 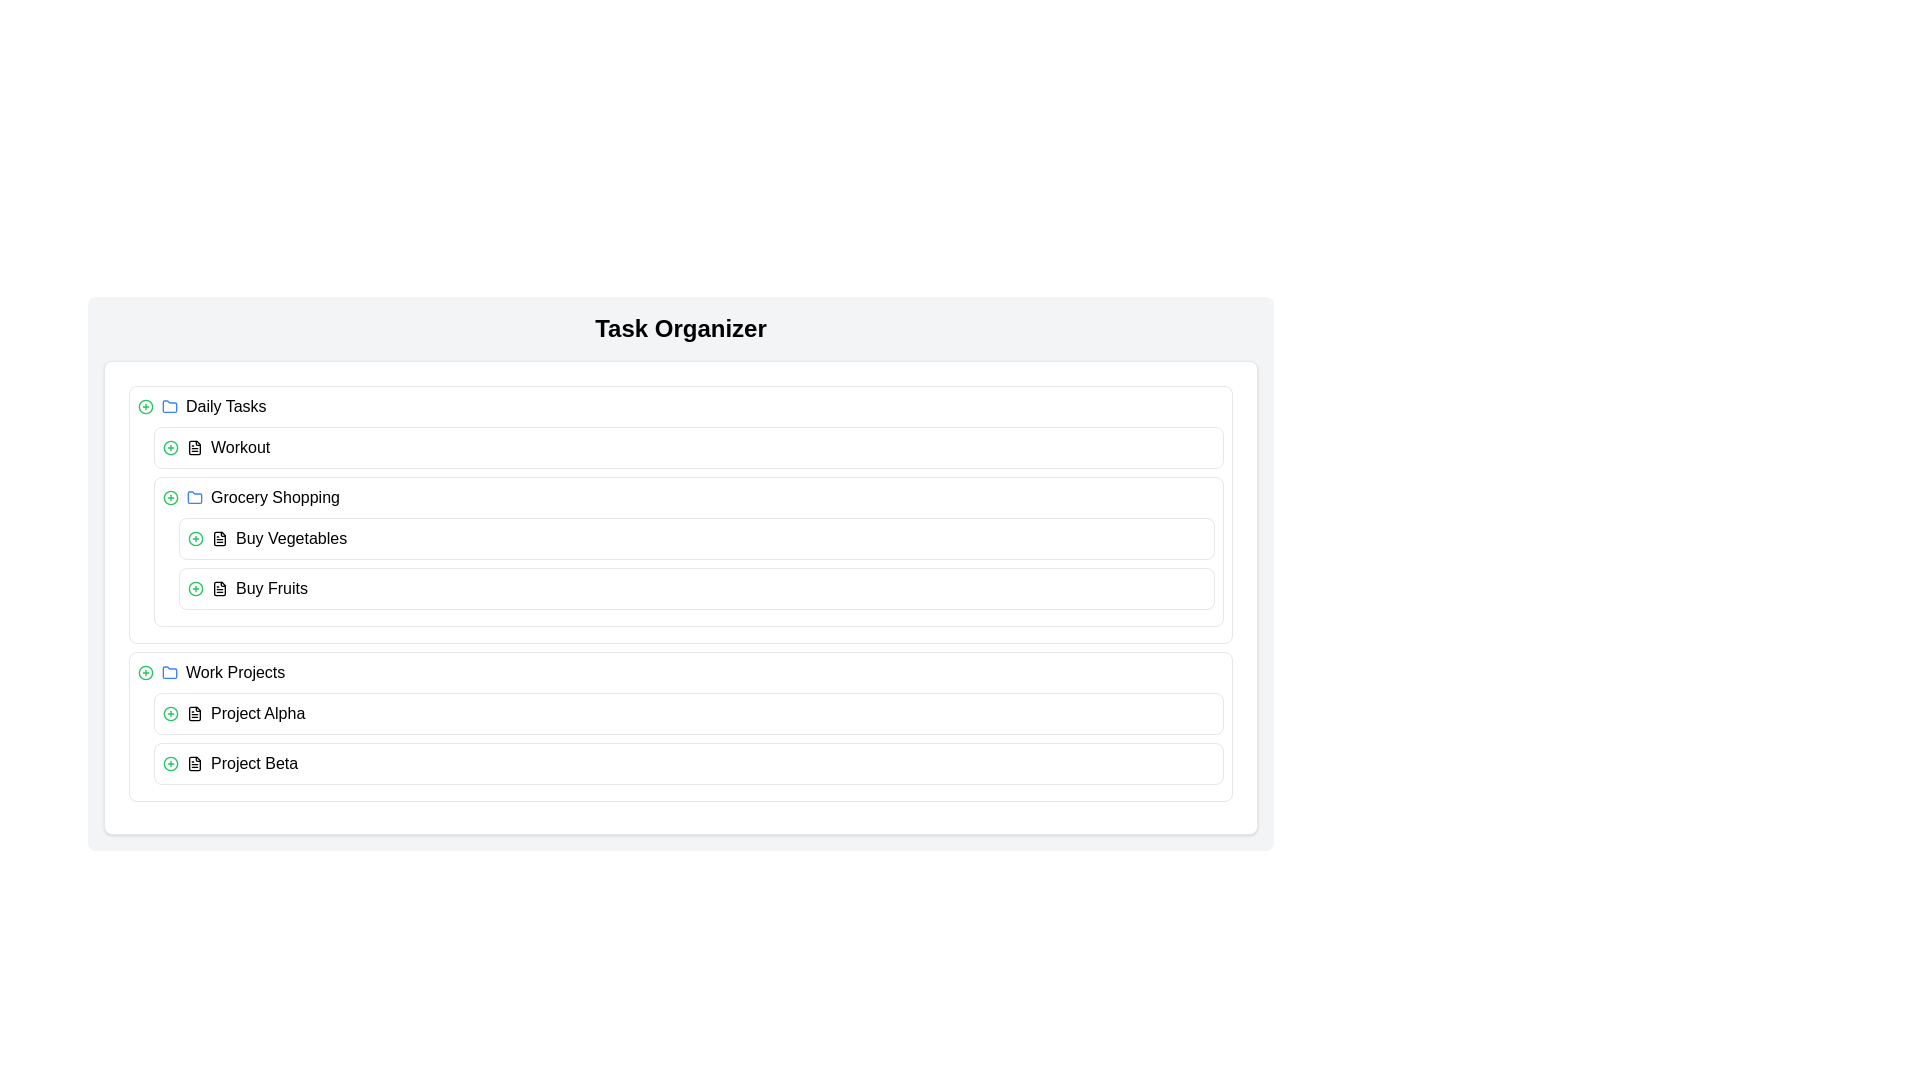 What do you see at coordinates (195, 496) in the screenshot?
I see `the icon that visually represents the 'Grocery Shopping' section, located immediately to the left of the text 'Grocery Shopping'` at bounding box center [195, 496].